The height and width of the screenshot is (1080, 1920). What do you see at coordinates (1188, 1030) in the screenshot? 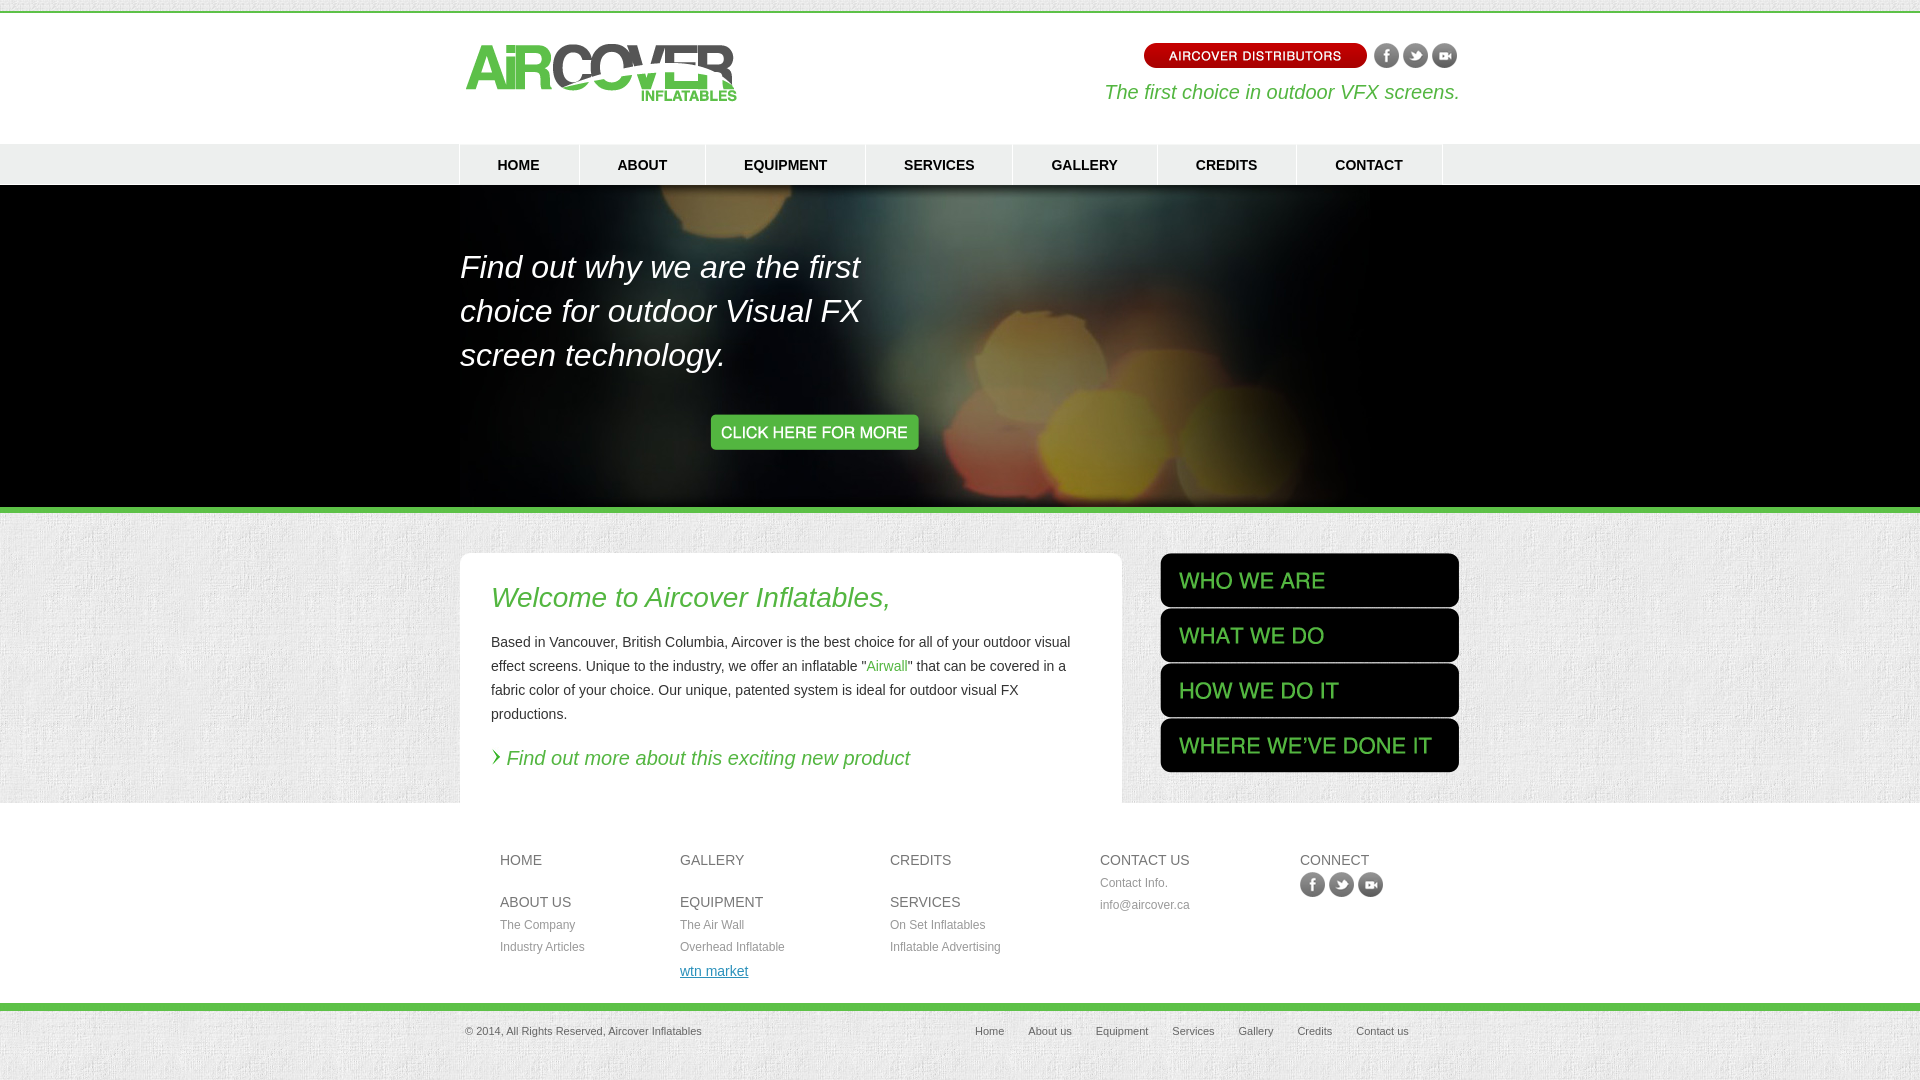
I see `'Services'` at bounding box center [1188, 1030].